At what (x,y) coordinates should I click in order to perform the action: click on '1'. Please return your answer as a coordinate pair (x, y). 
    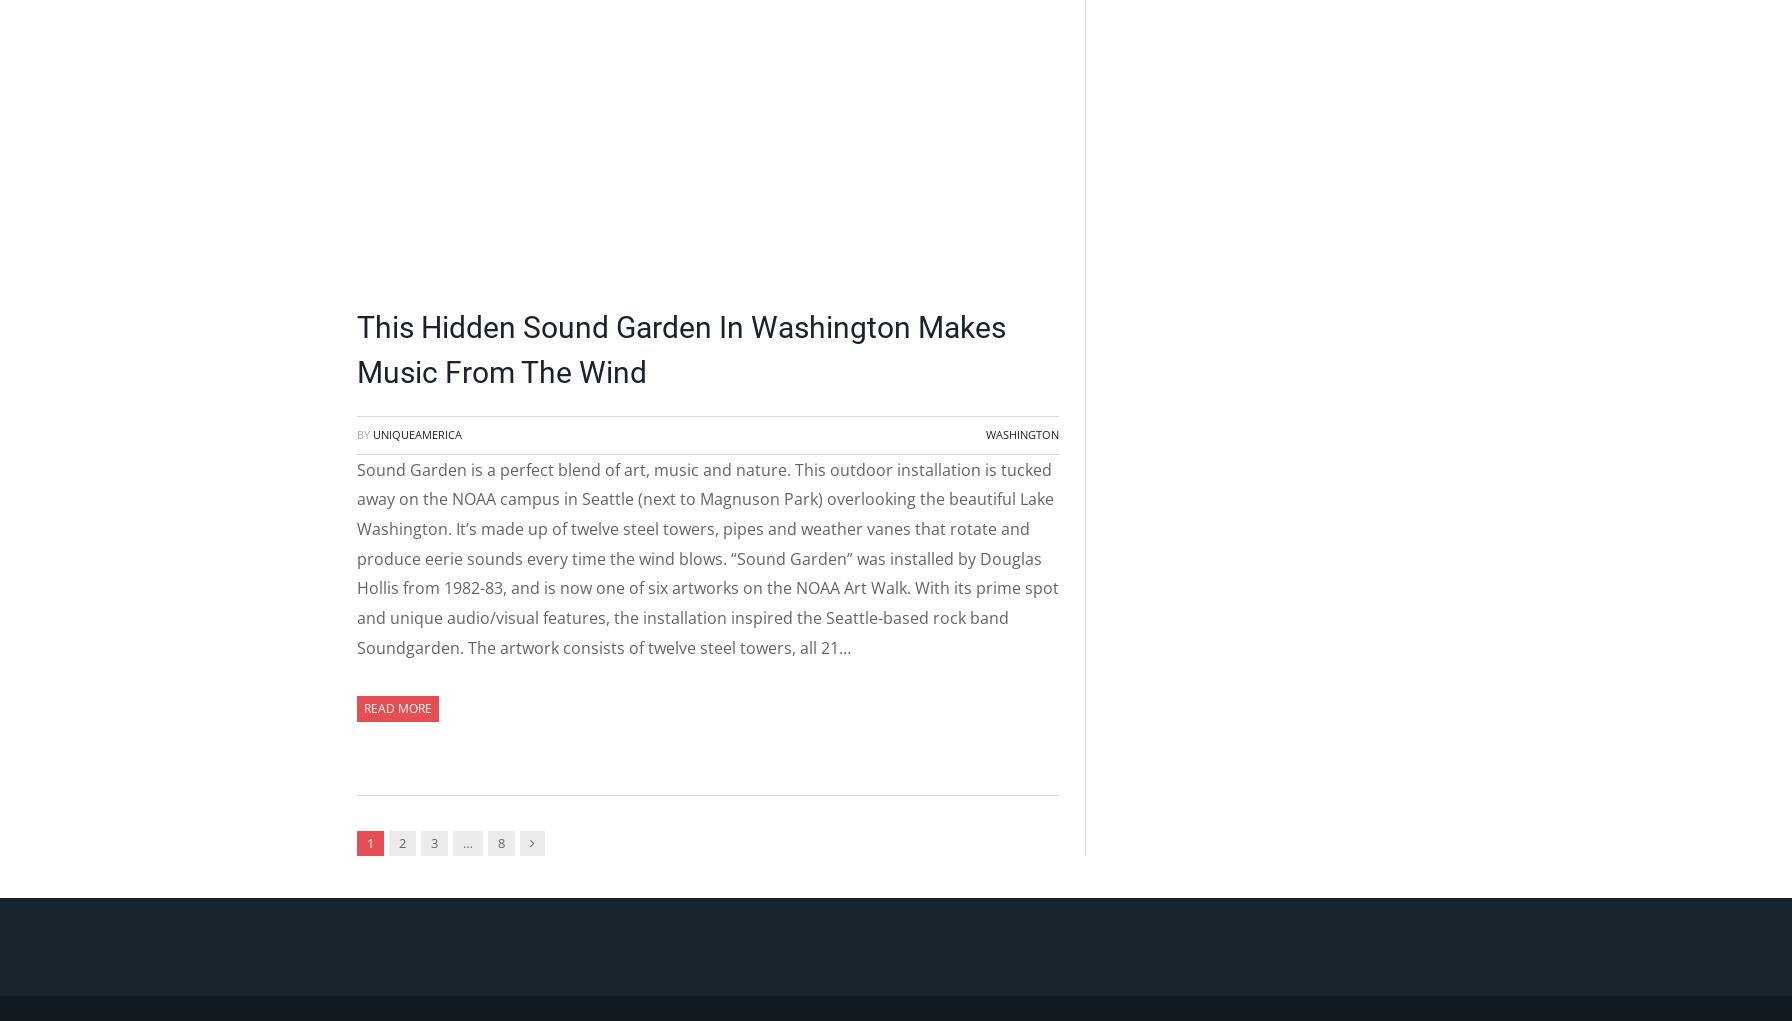
    Looking at the image, I should click on (367, 842).